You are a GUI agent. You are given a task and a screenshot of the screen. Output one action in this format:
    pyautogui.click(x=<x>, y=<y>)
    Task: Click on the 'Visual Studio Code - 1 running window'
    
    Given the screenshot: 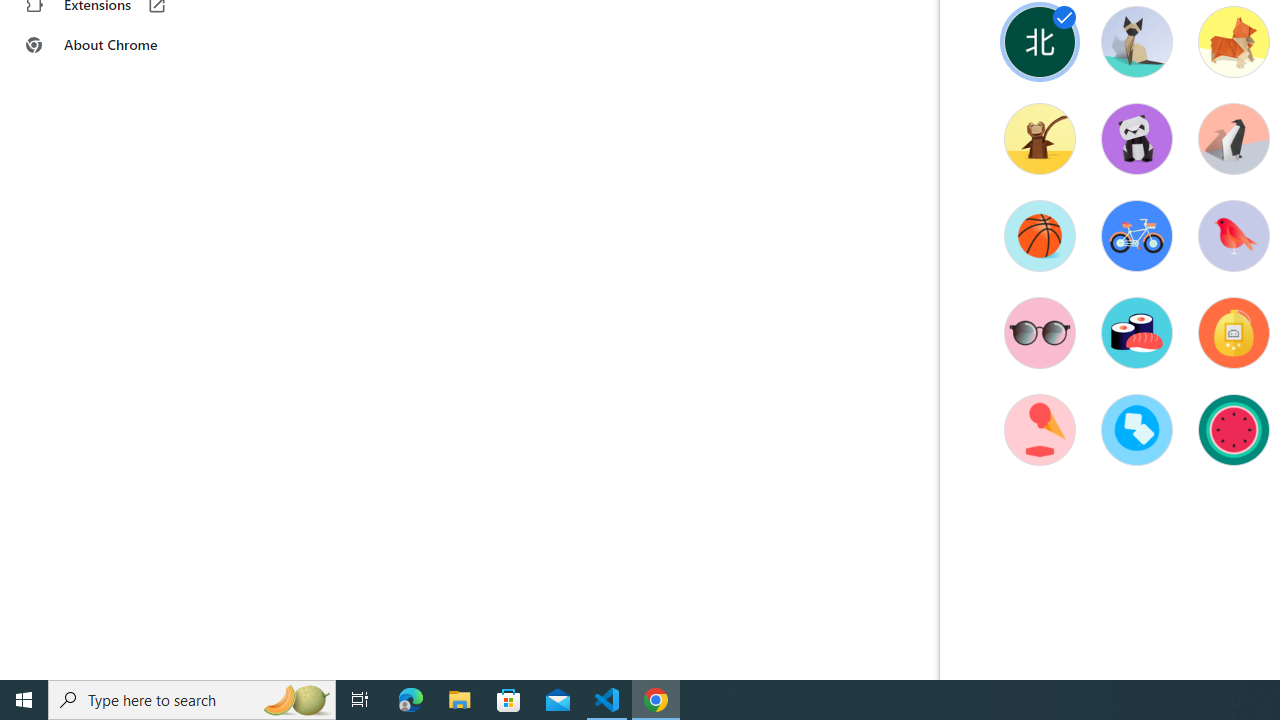 What is the action you would take?
    pyautogui.click(x=606, y=698)
    